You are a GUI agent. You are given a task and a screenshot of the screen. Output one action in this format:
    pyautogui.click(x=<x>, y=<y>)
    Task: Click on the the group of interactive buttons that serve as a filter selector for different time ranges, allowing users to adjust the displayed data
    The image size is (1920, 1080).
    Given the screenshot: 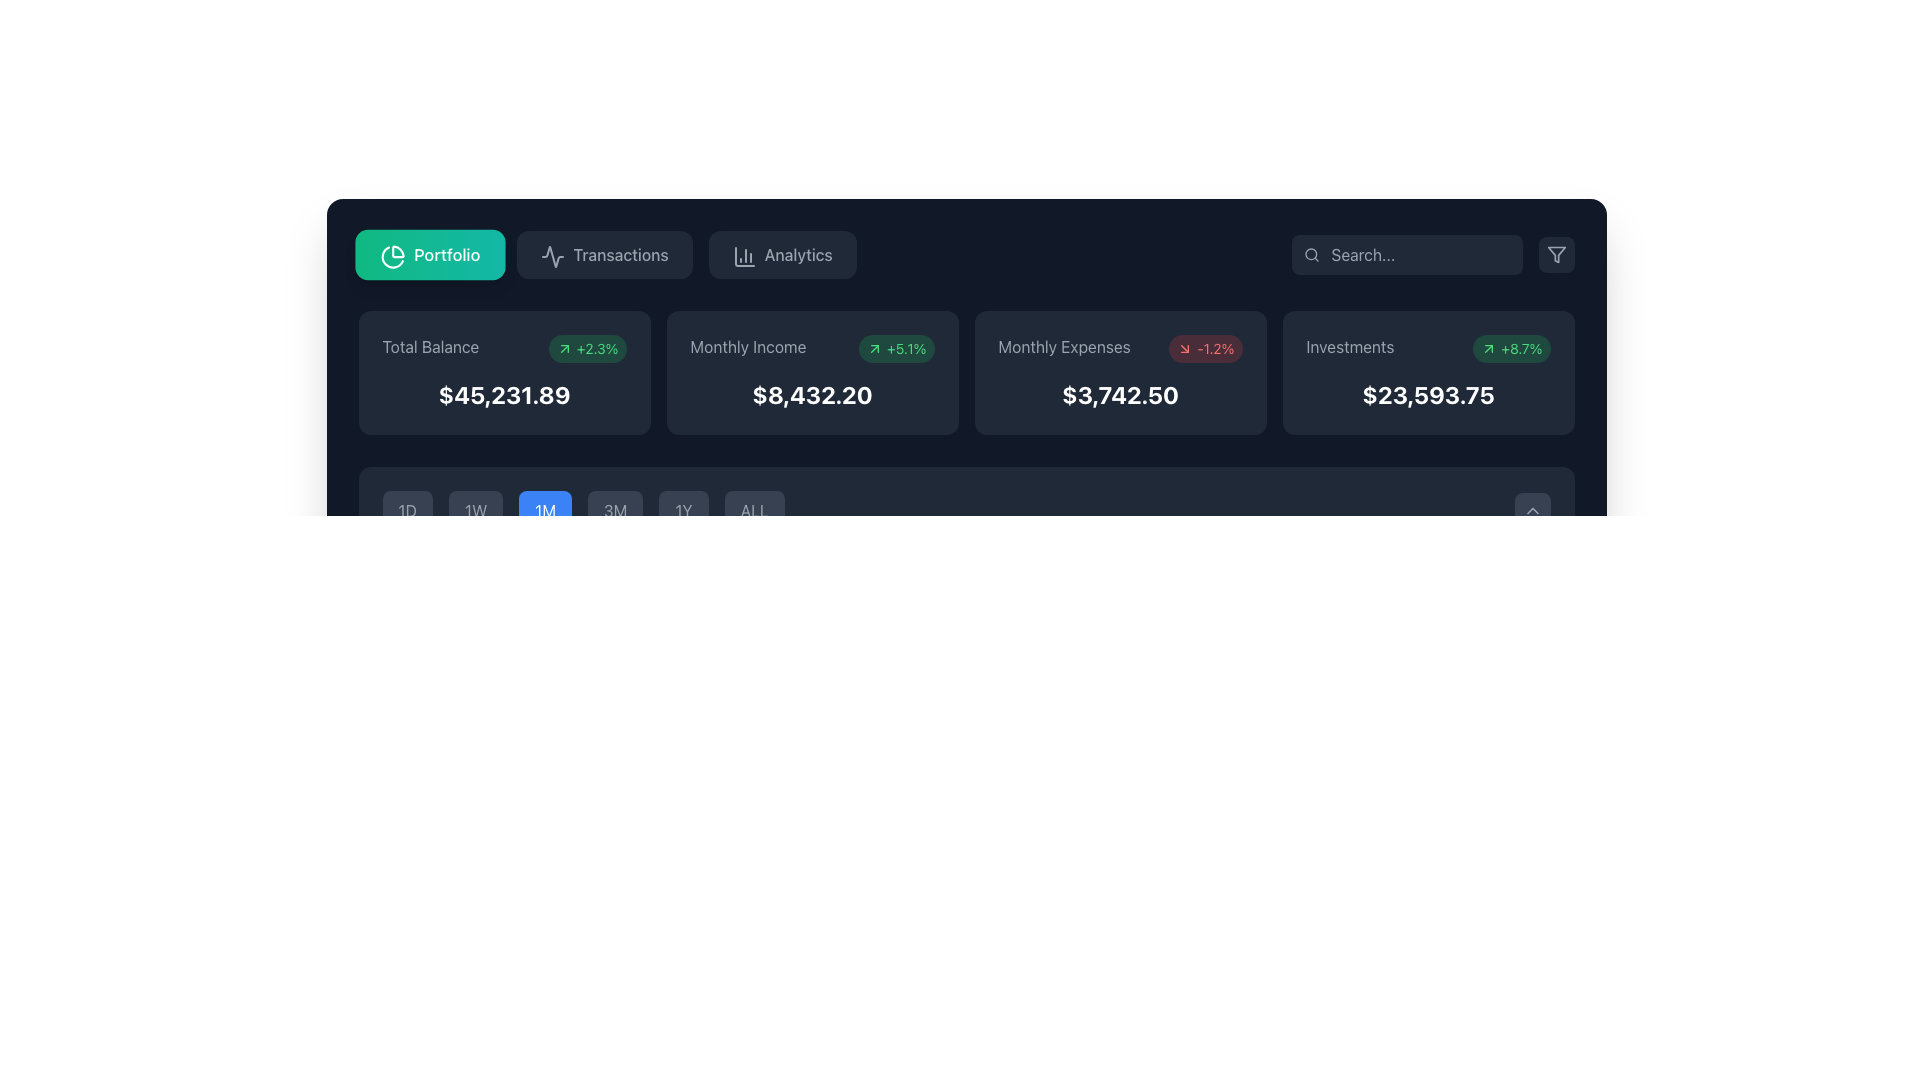 What is the action you would take?
    pyautogui.click(x=966, y=509)
    